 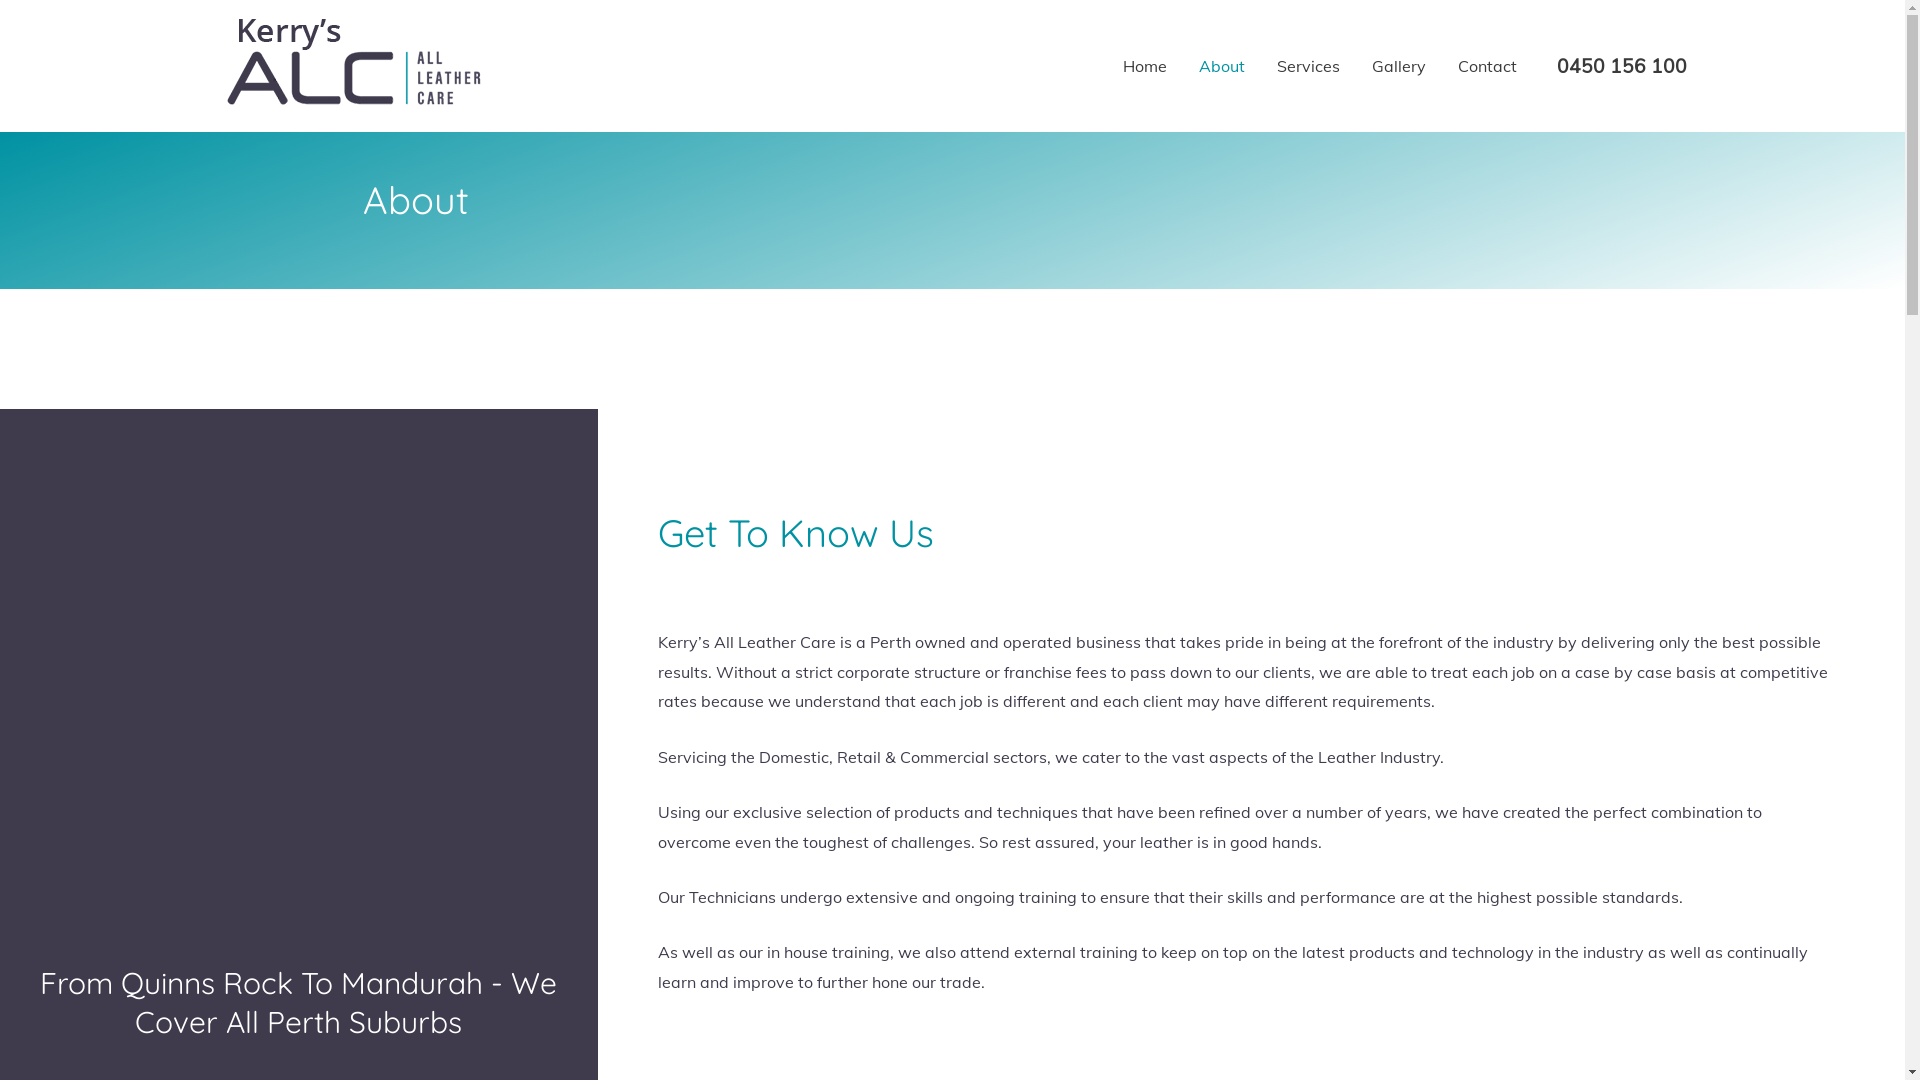 I want to click on 'About', so click(x=1219, y=64).